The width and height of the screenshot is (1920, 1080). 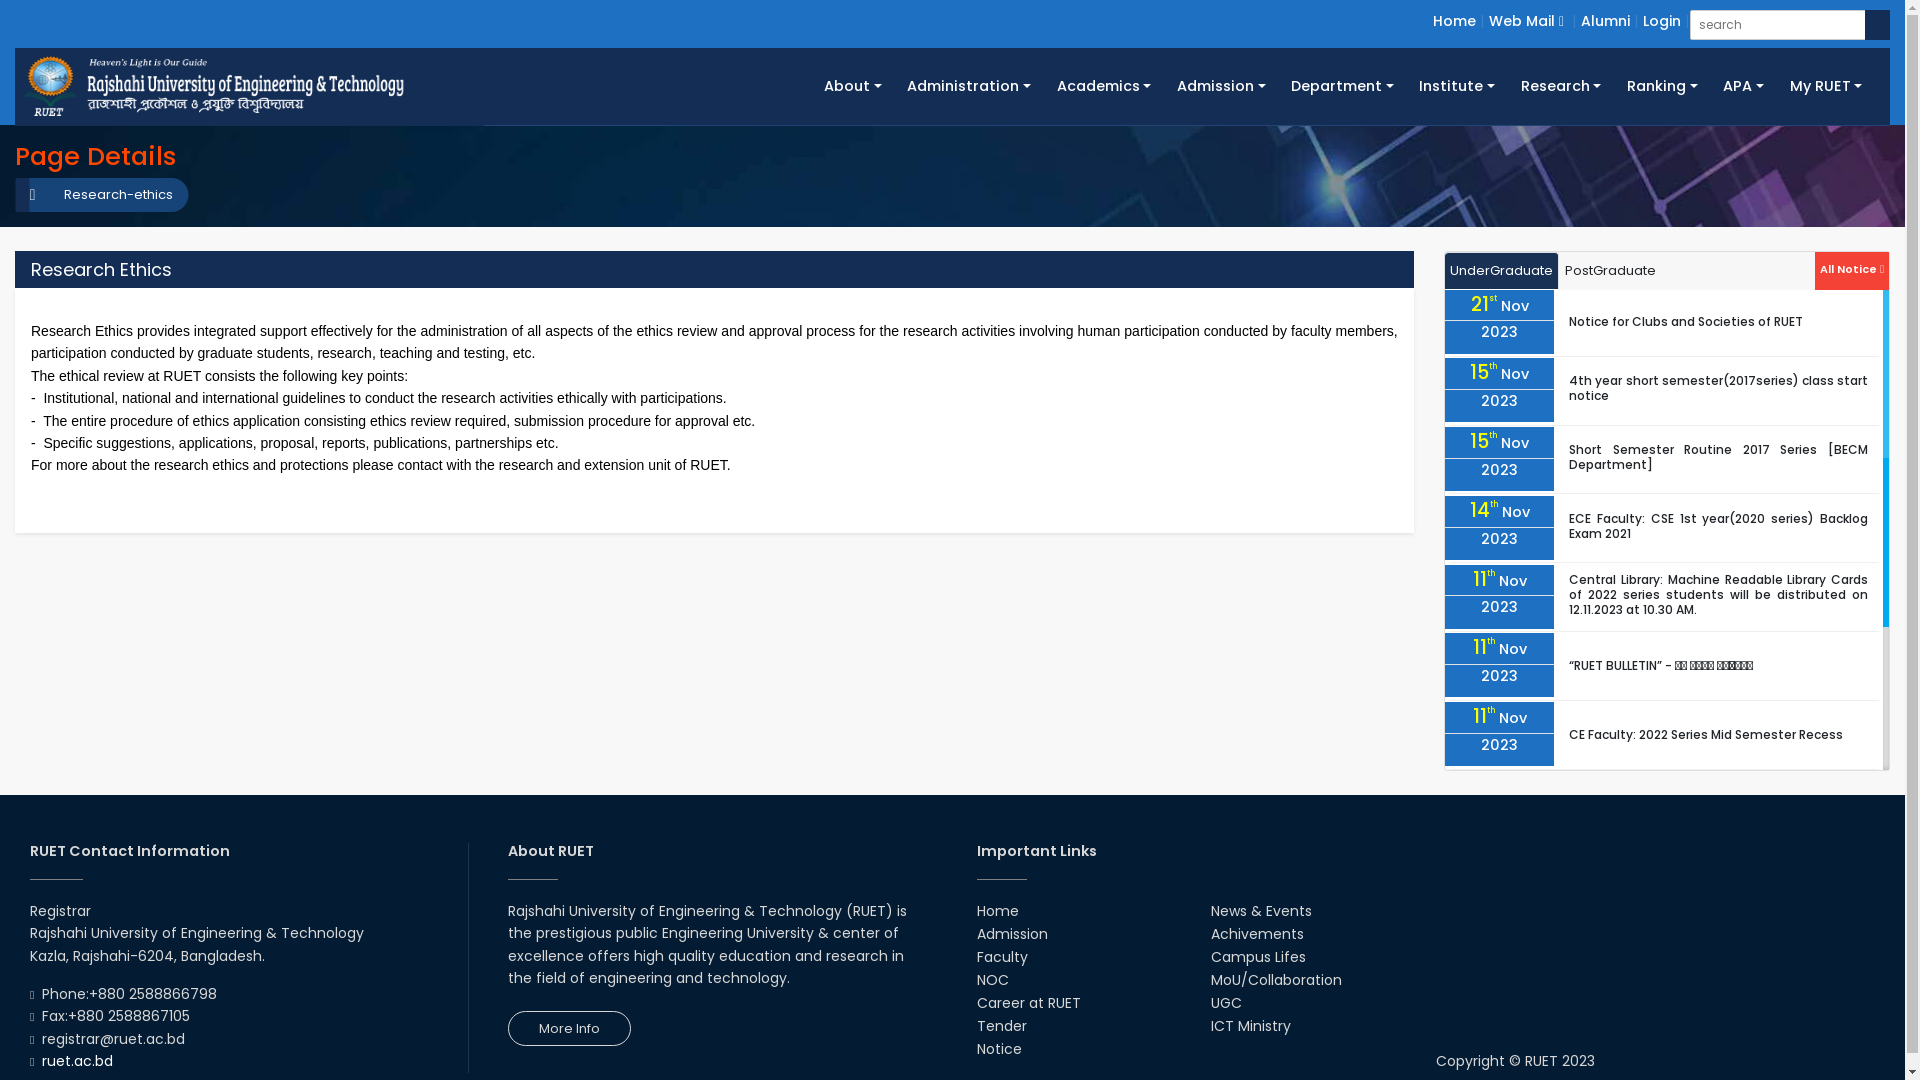 I want to click on 'Login', so click(x=1642, y=20).